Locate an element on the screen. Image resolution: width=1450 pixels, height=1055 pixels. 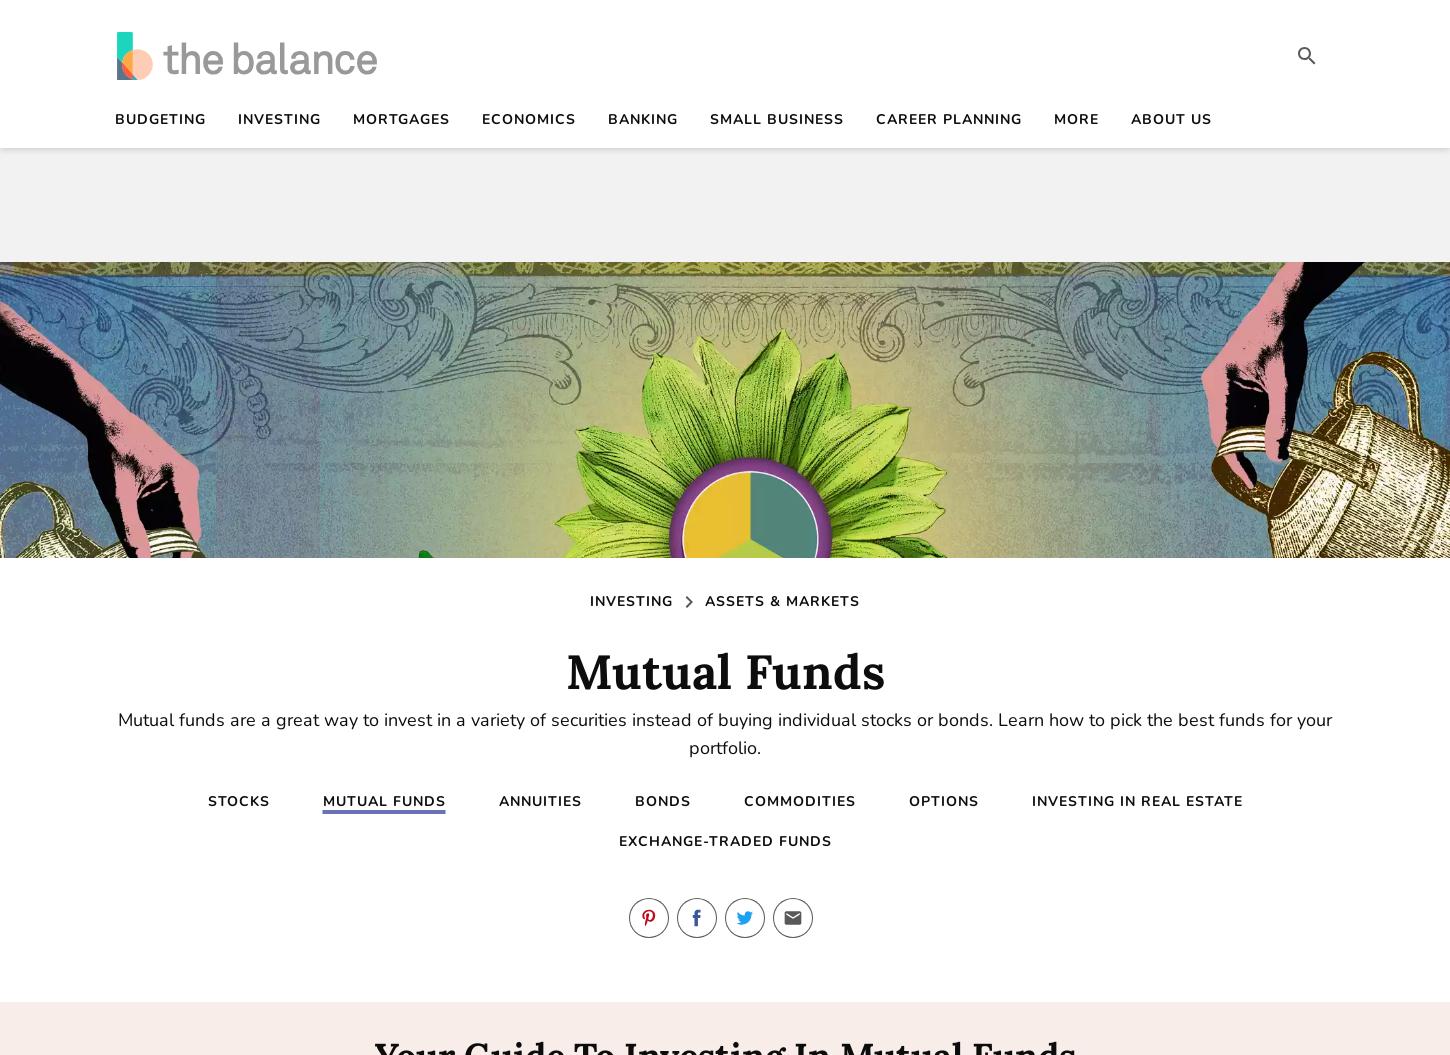
'Small Business' is located at coordinates (777, 119).